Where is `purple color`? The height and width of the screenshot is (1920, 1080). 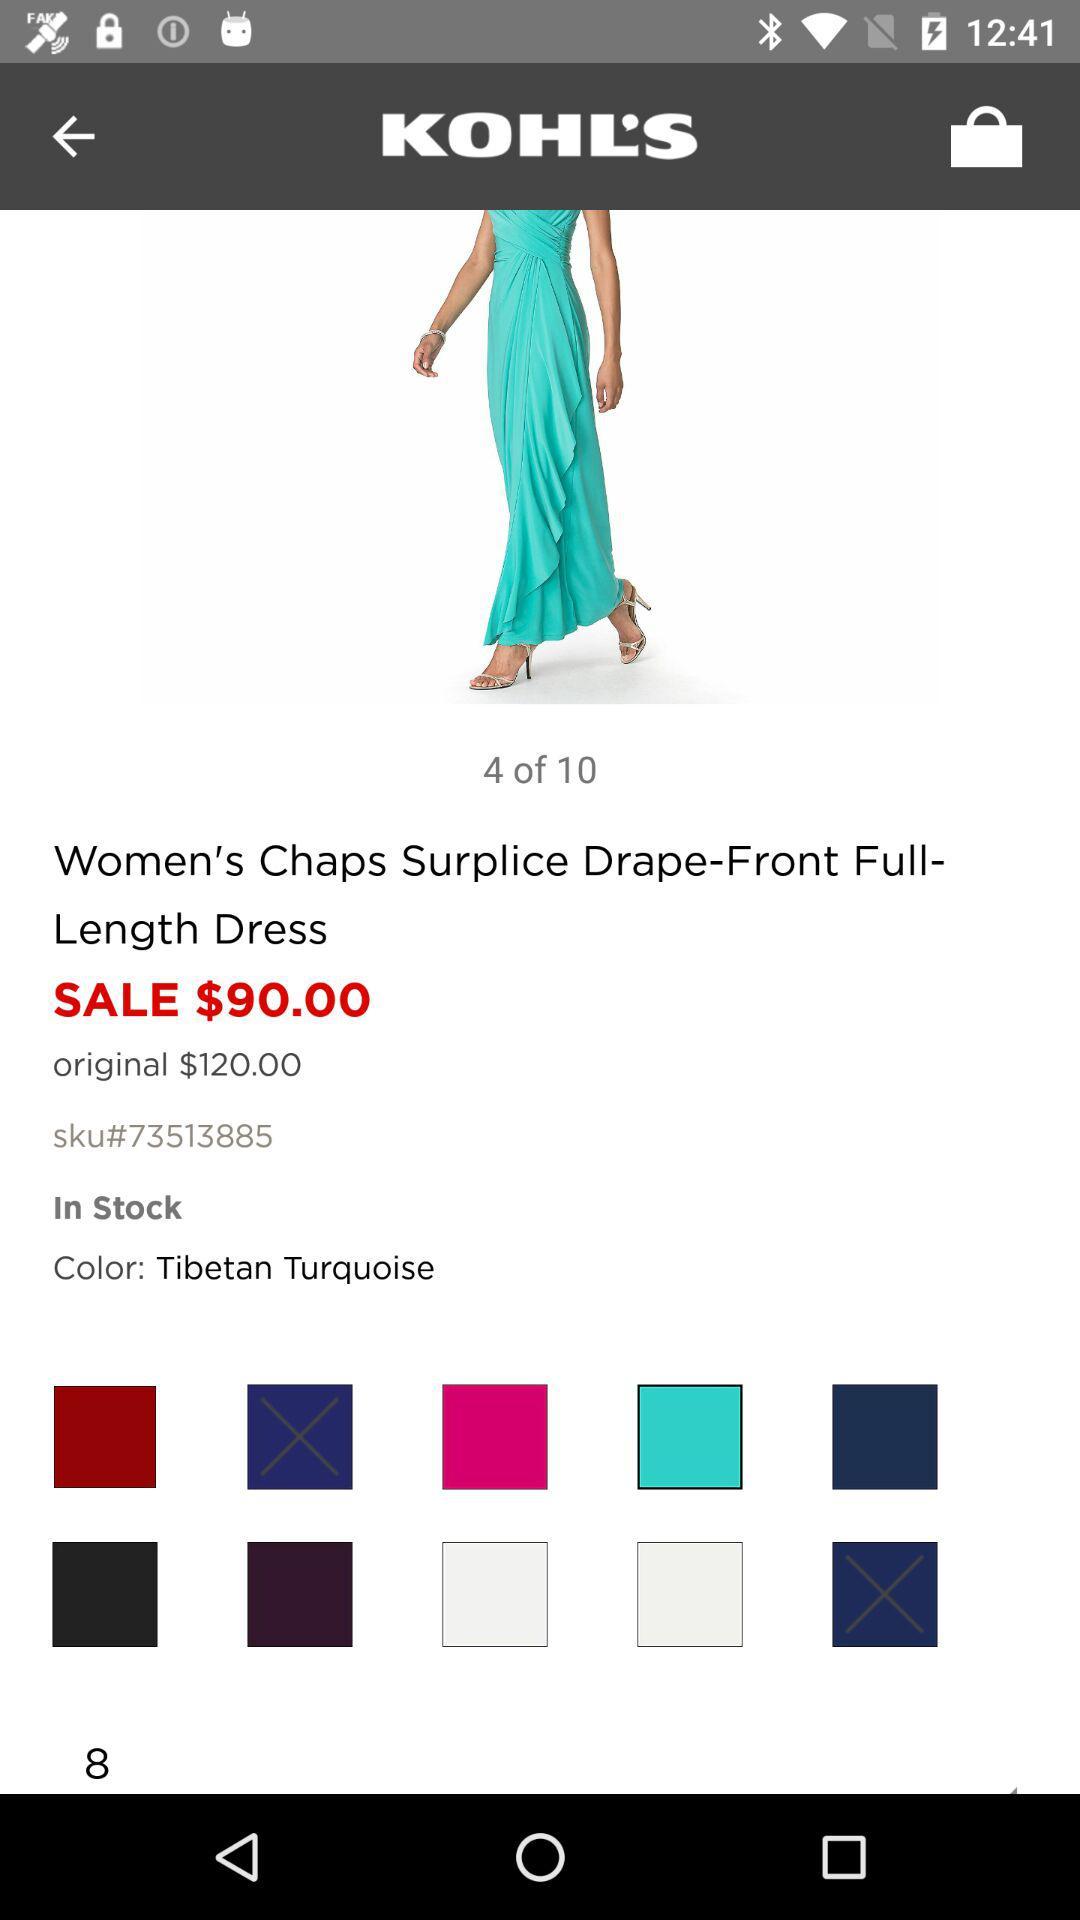
purple color is located at coordinates (300, 1593).